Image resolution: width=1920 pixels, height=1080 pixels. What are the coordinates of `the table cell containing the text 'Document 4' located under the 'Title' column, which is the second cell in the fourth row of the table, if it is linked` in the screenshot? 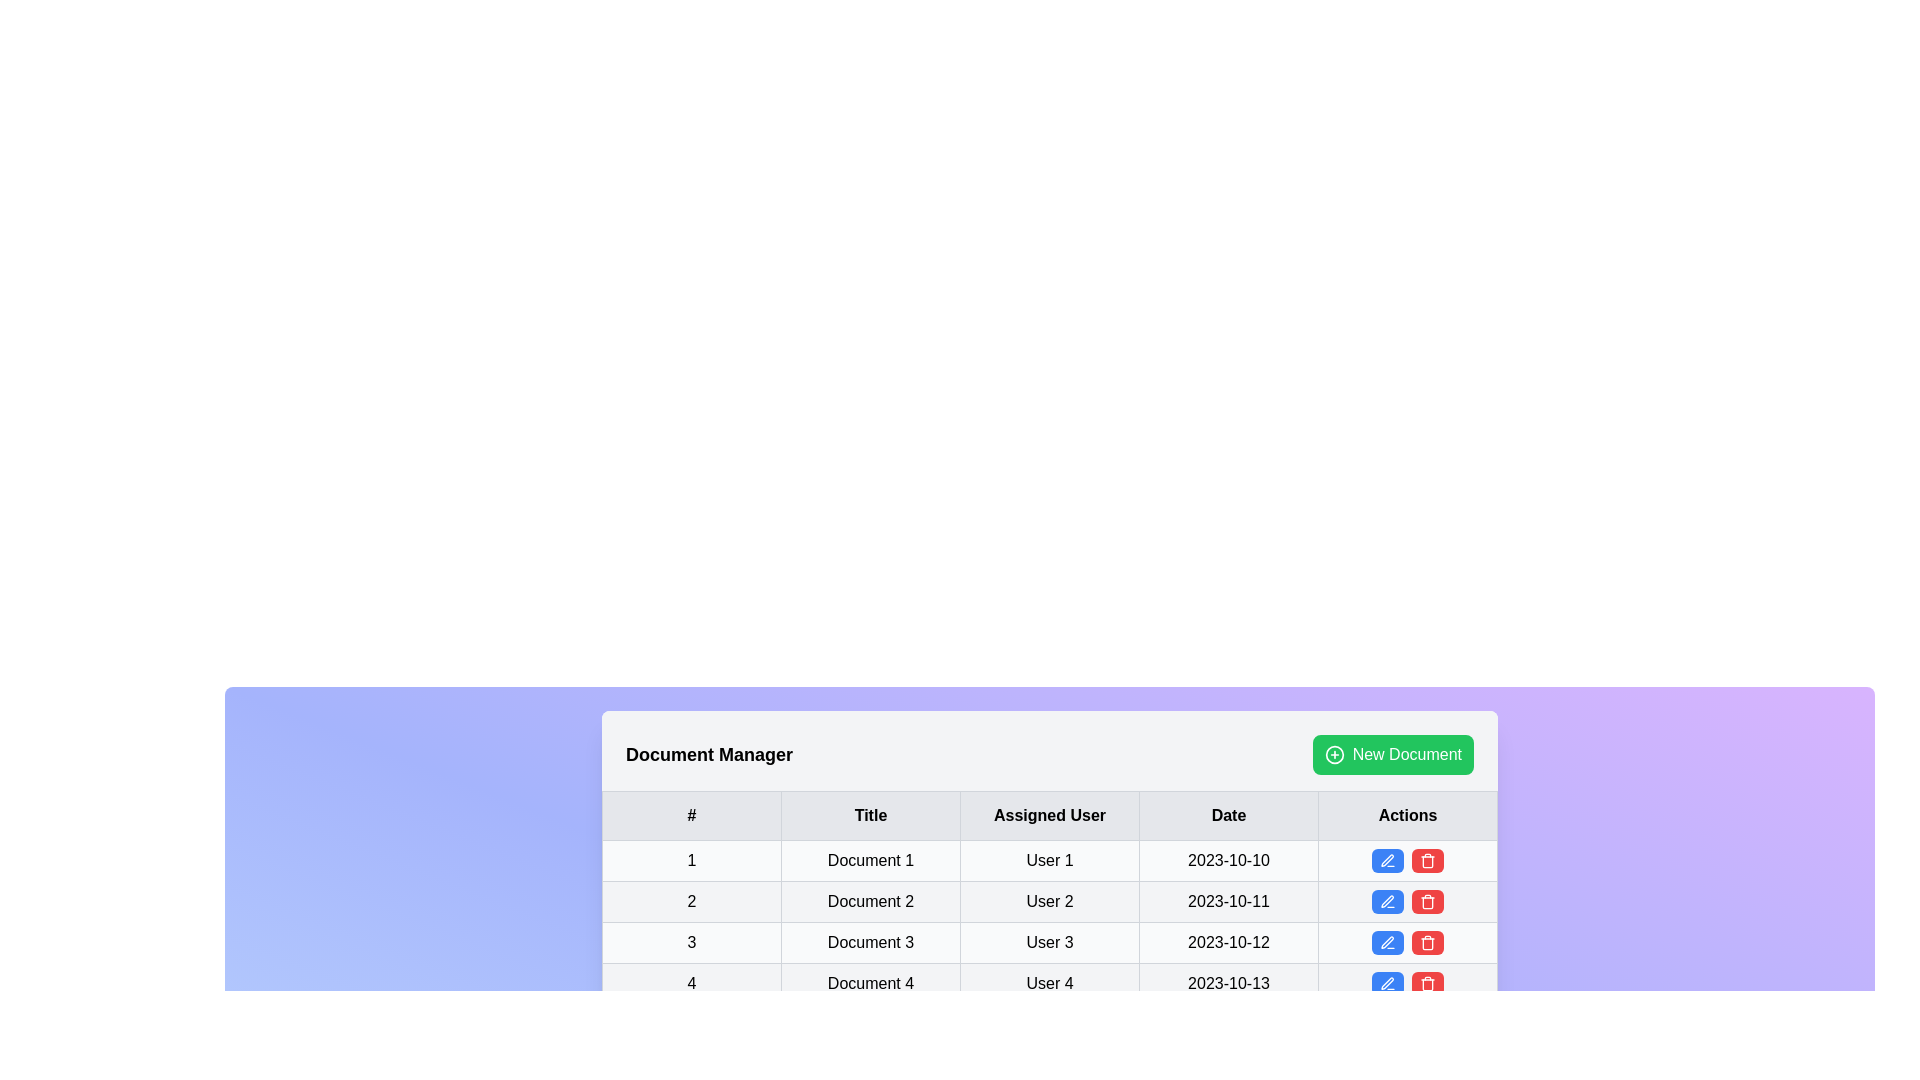 It's located at (870, 982).